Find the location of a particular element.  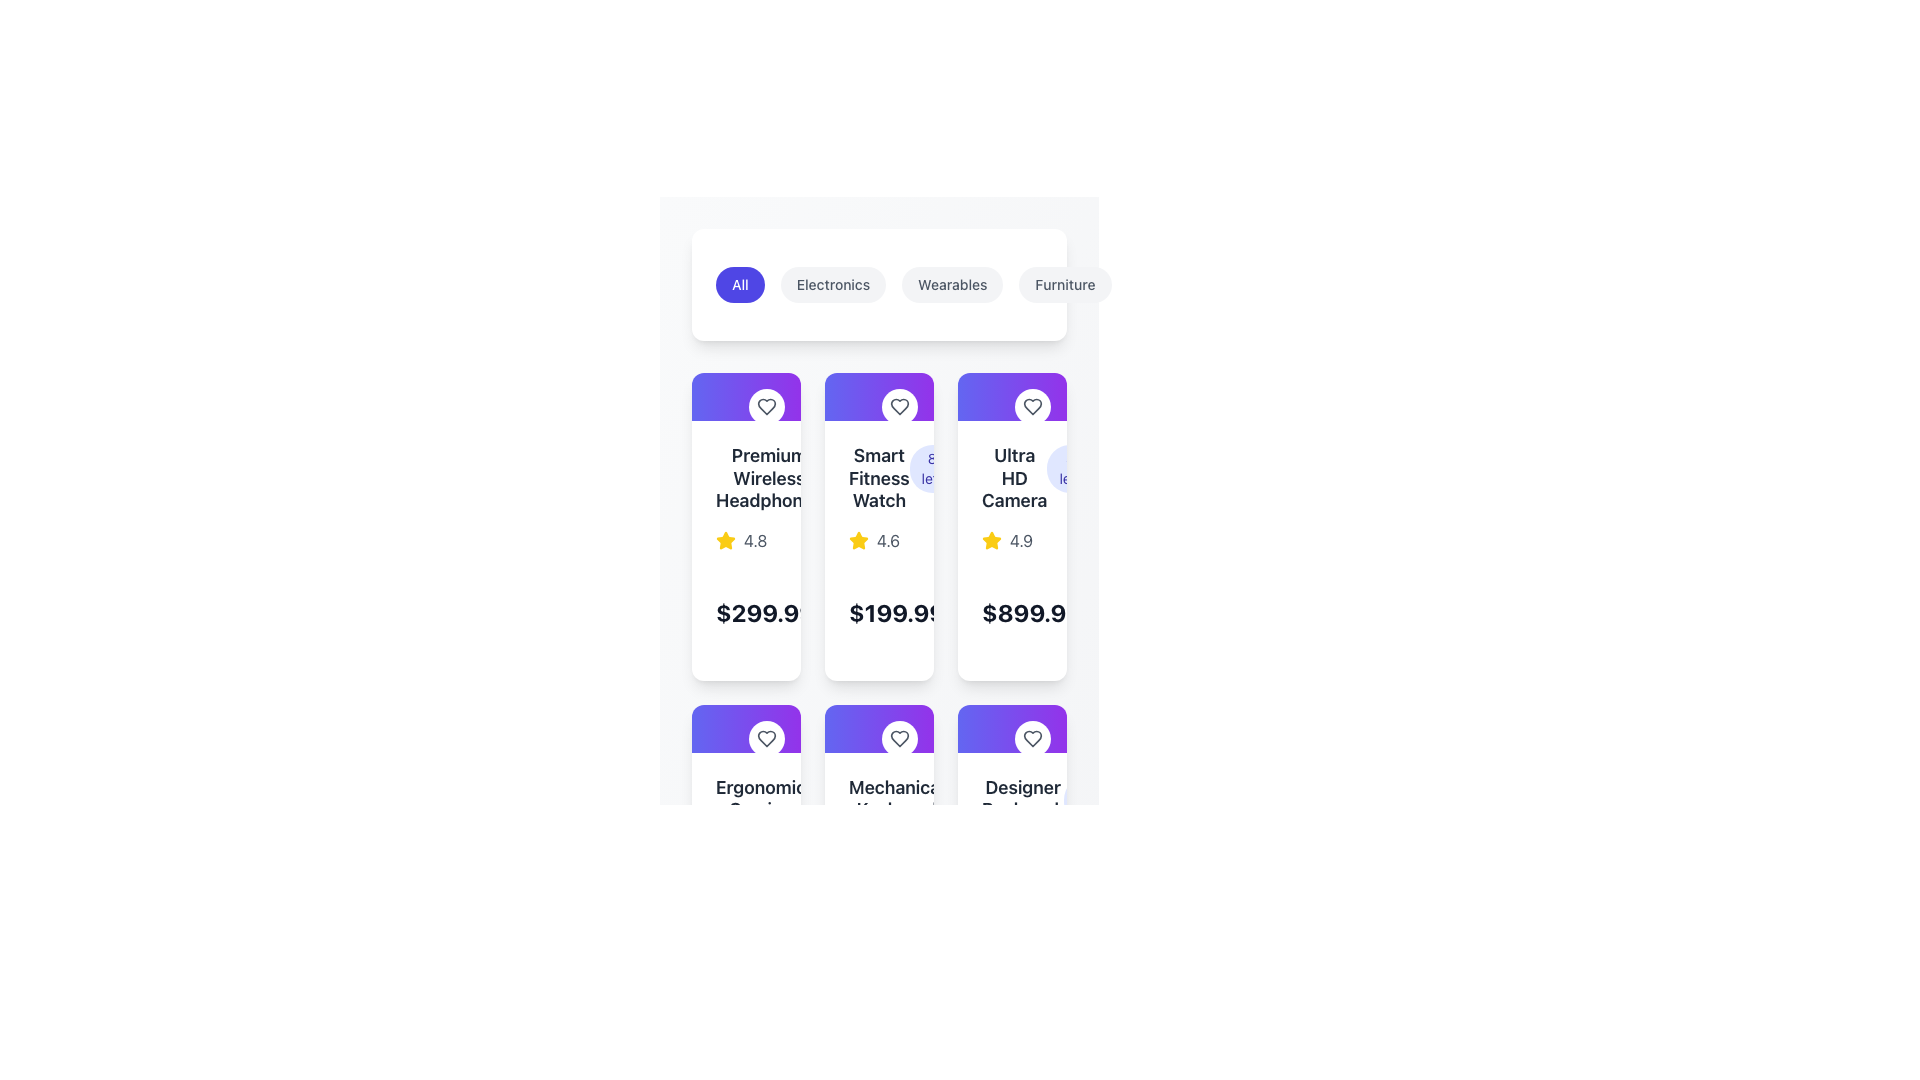

the 'like' icon button located in the top-right corner of the 'Premium Wireless Headphone' card to favorite the item is located at coordinates (766, 406).